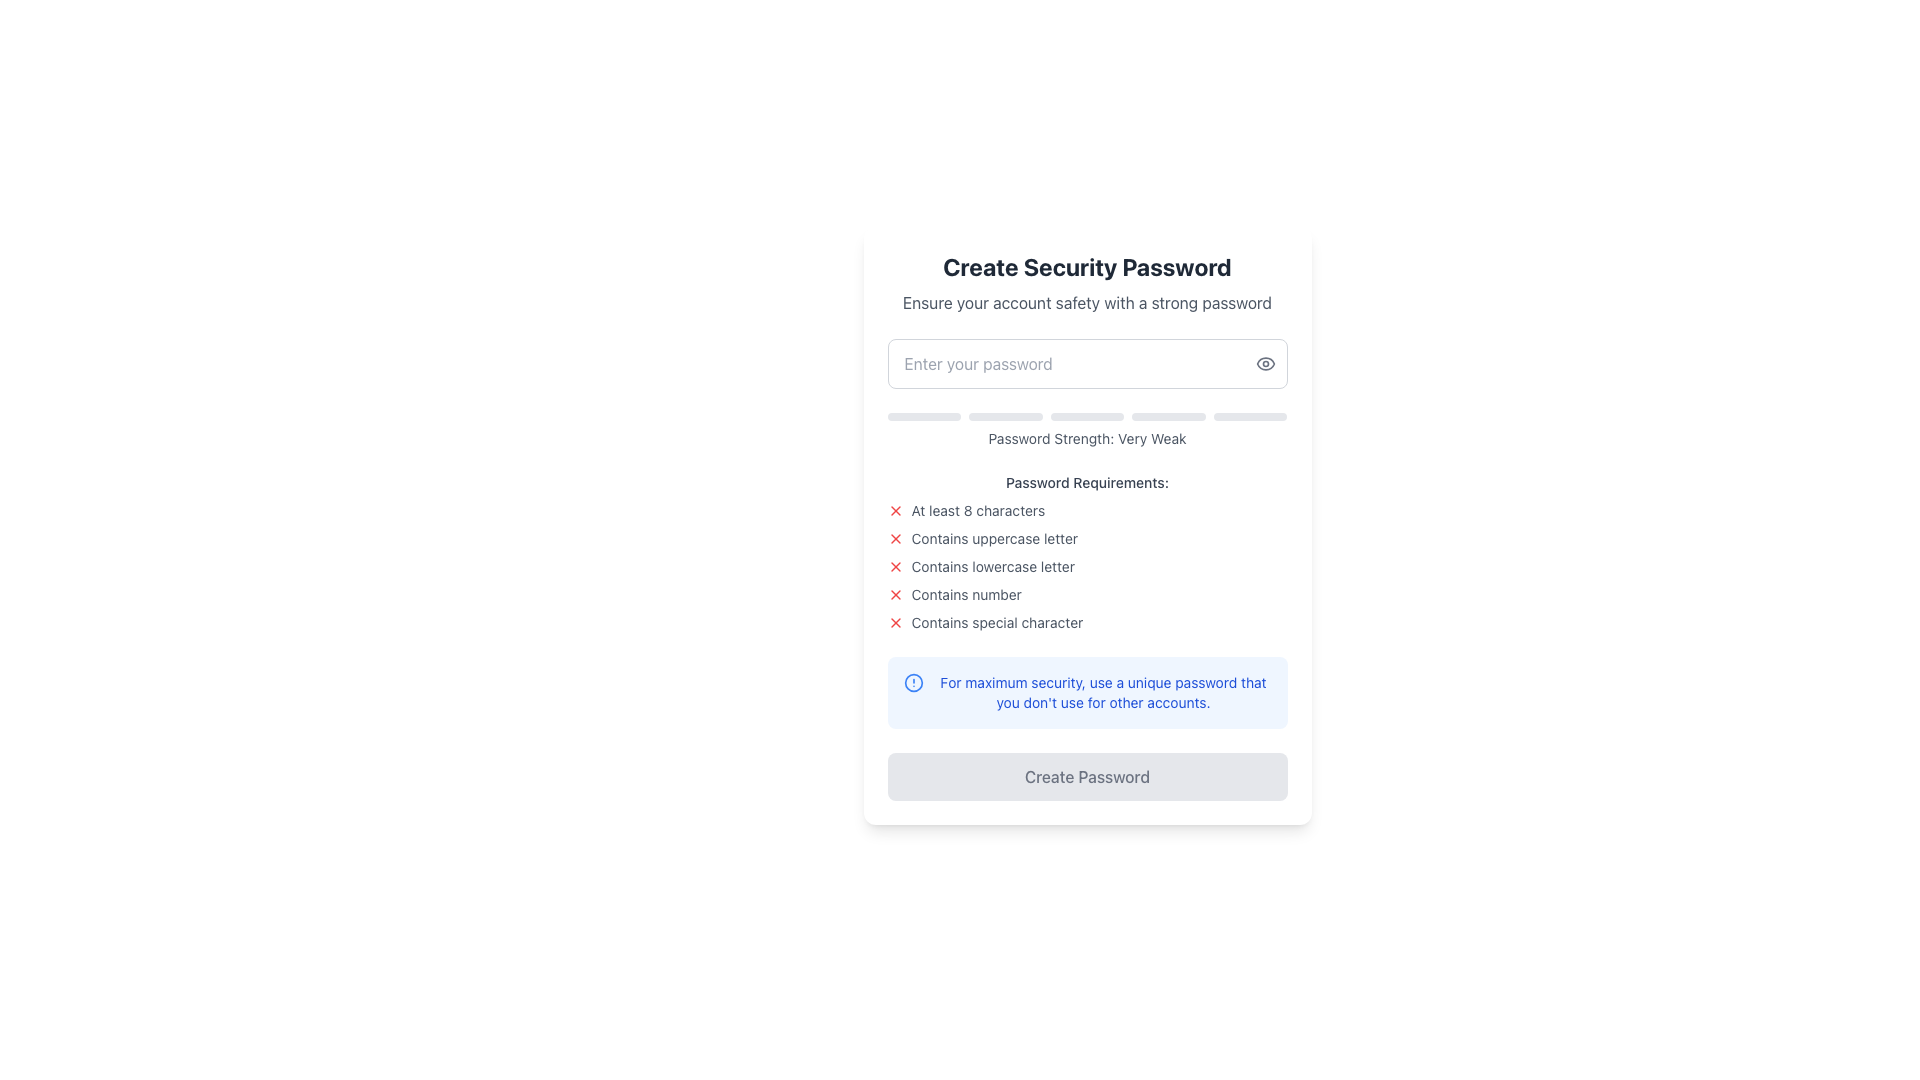 Image resolution: width=1920 pixels, height=1080 pixels. I want to click on the static informational text displaying the message 'For maximum security, use a unique password that you don't use for other accounts.' which is styled in a small blue font and located in a light blue box with rounded corners, so click(1102, 692).